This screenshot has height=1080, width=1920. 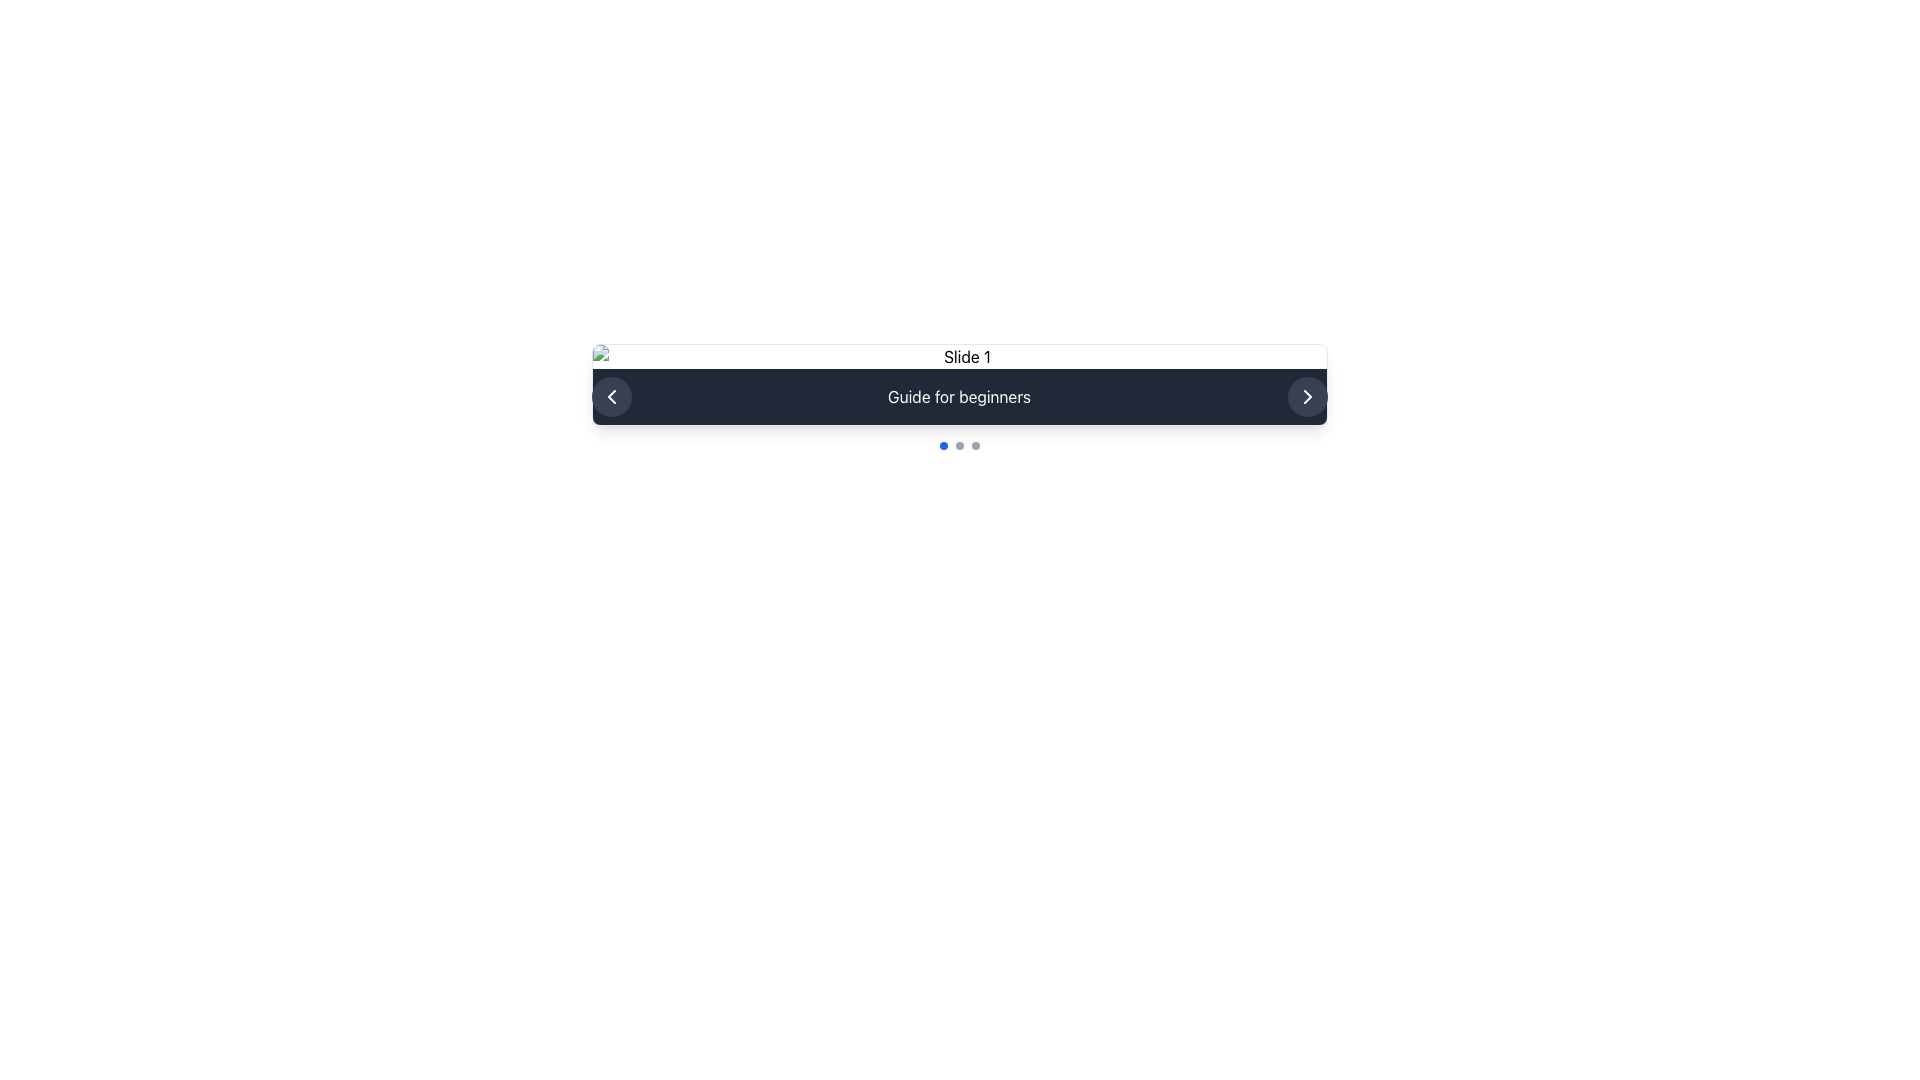 I want to click on the circular gray button with a white left-facing chevron icon, so click(x=610, y=397).